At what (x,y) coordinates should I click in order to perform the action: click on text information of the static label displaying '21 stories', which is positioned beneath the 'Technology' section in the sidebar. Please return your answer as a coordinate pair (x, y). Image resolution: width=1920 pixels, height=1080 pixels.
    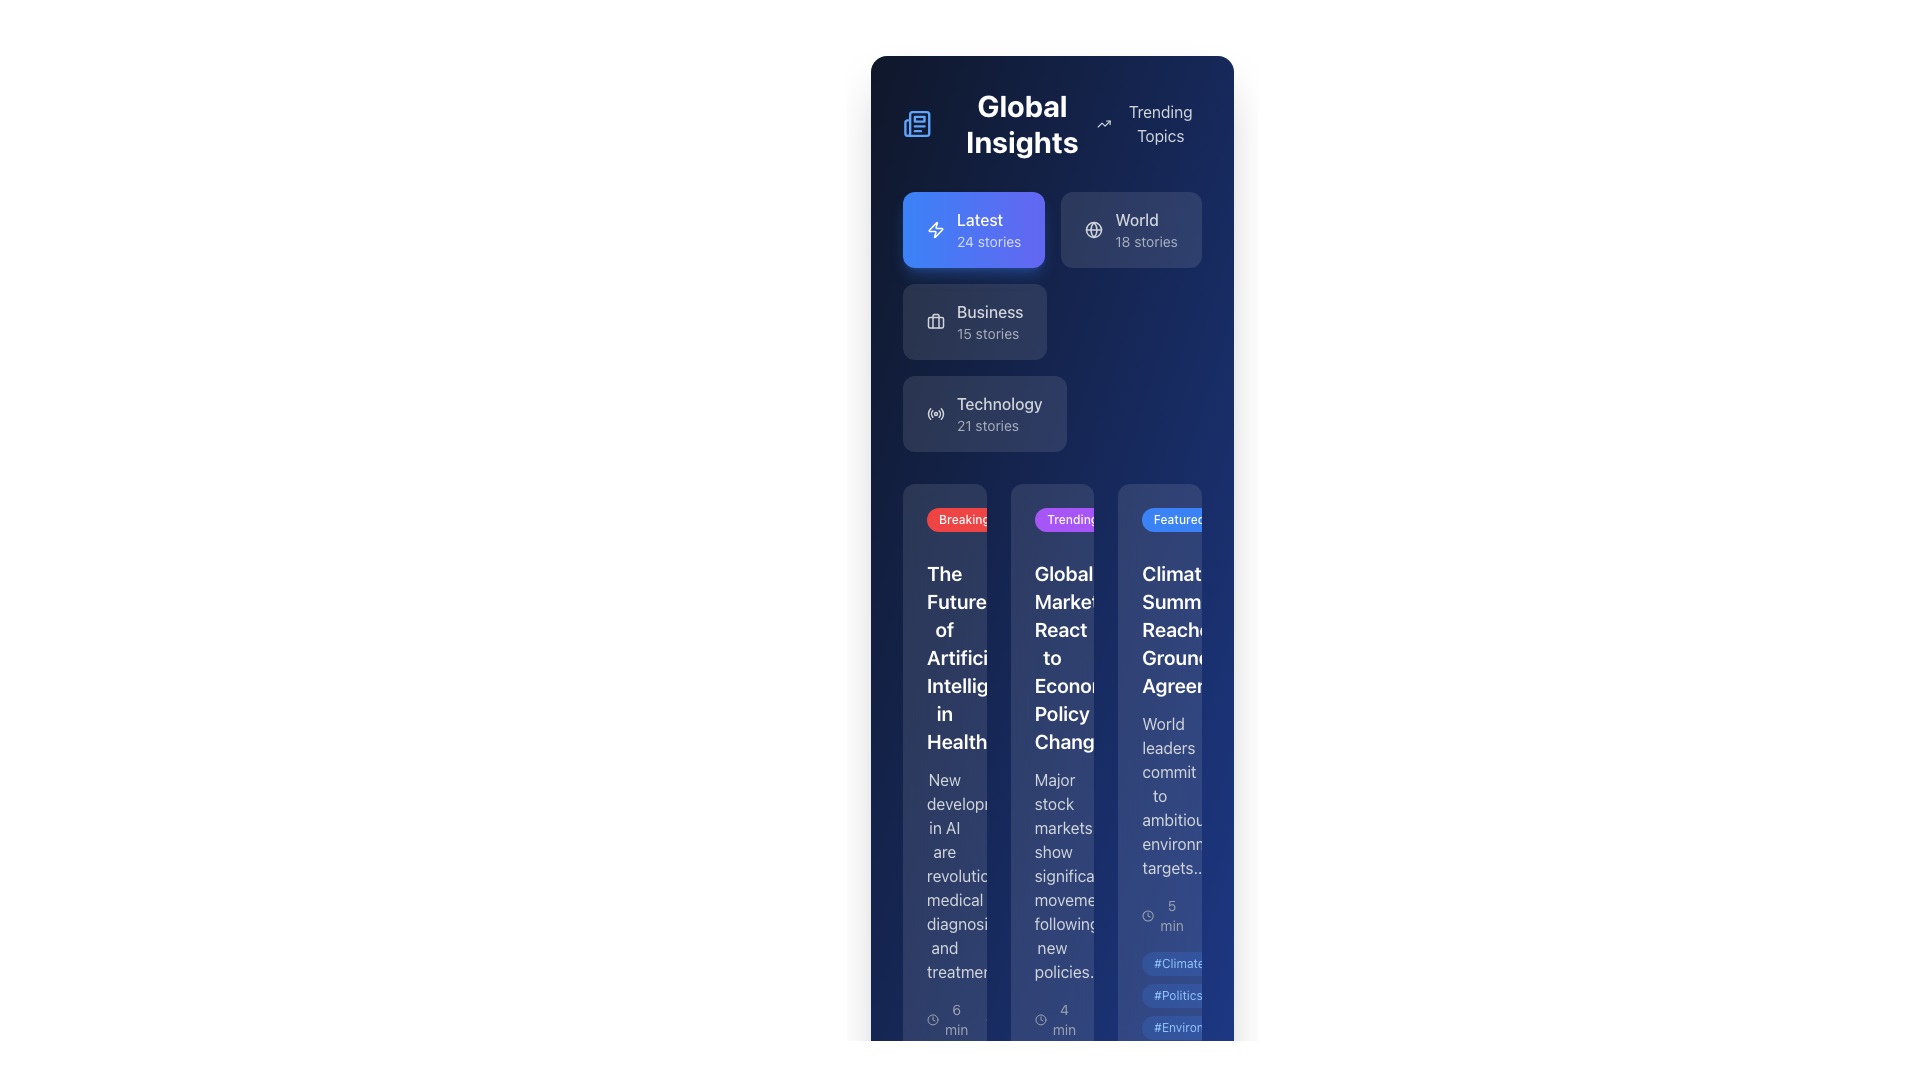
    Looking at the image, I should click on (999, 424).